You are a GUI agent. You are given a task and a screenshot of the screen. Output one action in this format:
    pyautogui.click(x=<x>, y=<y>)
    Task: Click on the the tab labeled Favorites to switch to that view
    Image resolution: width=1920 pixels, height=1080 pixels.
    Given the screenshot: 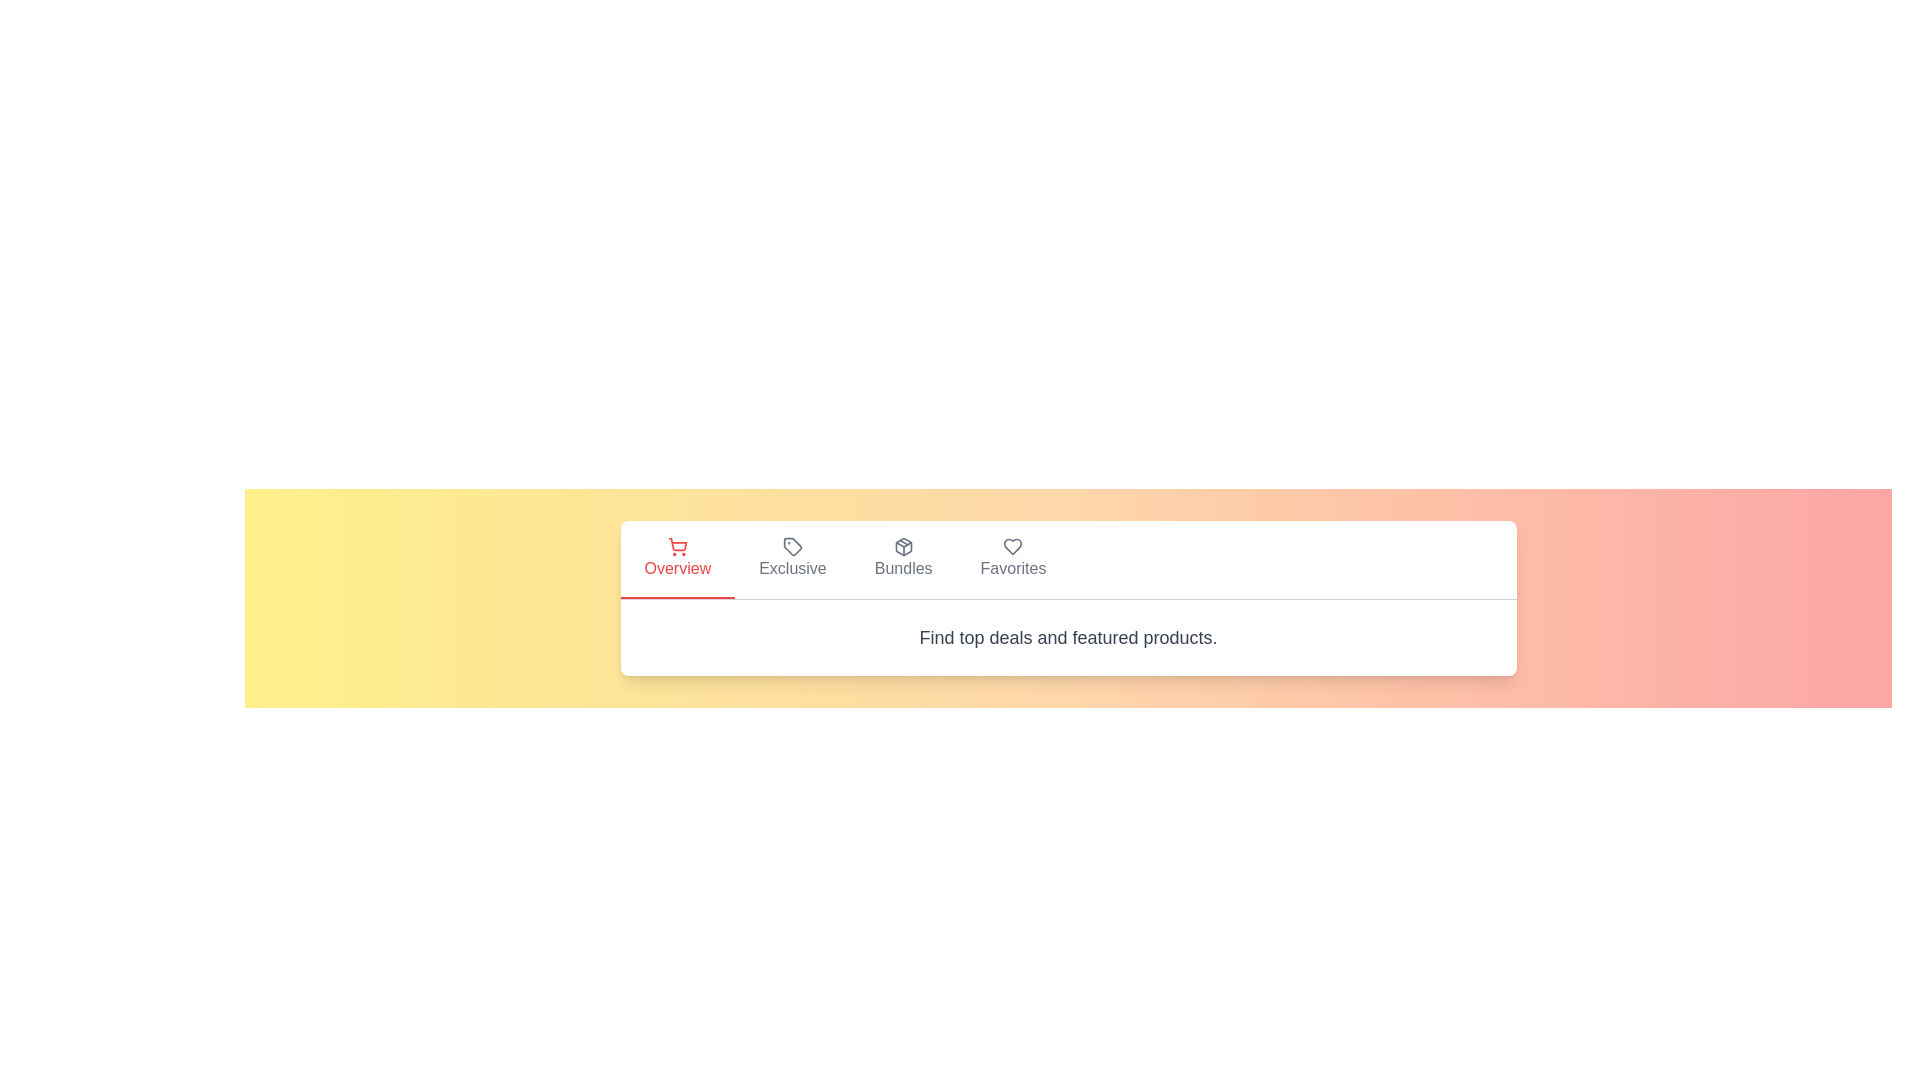 What is the action you would take?
    pyautogui.click(x=1013, y=559)
    